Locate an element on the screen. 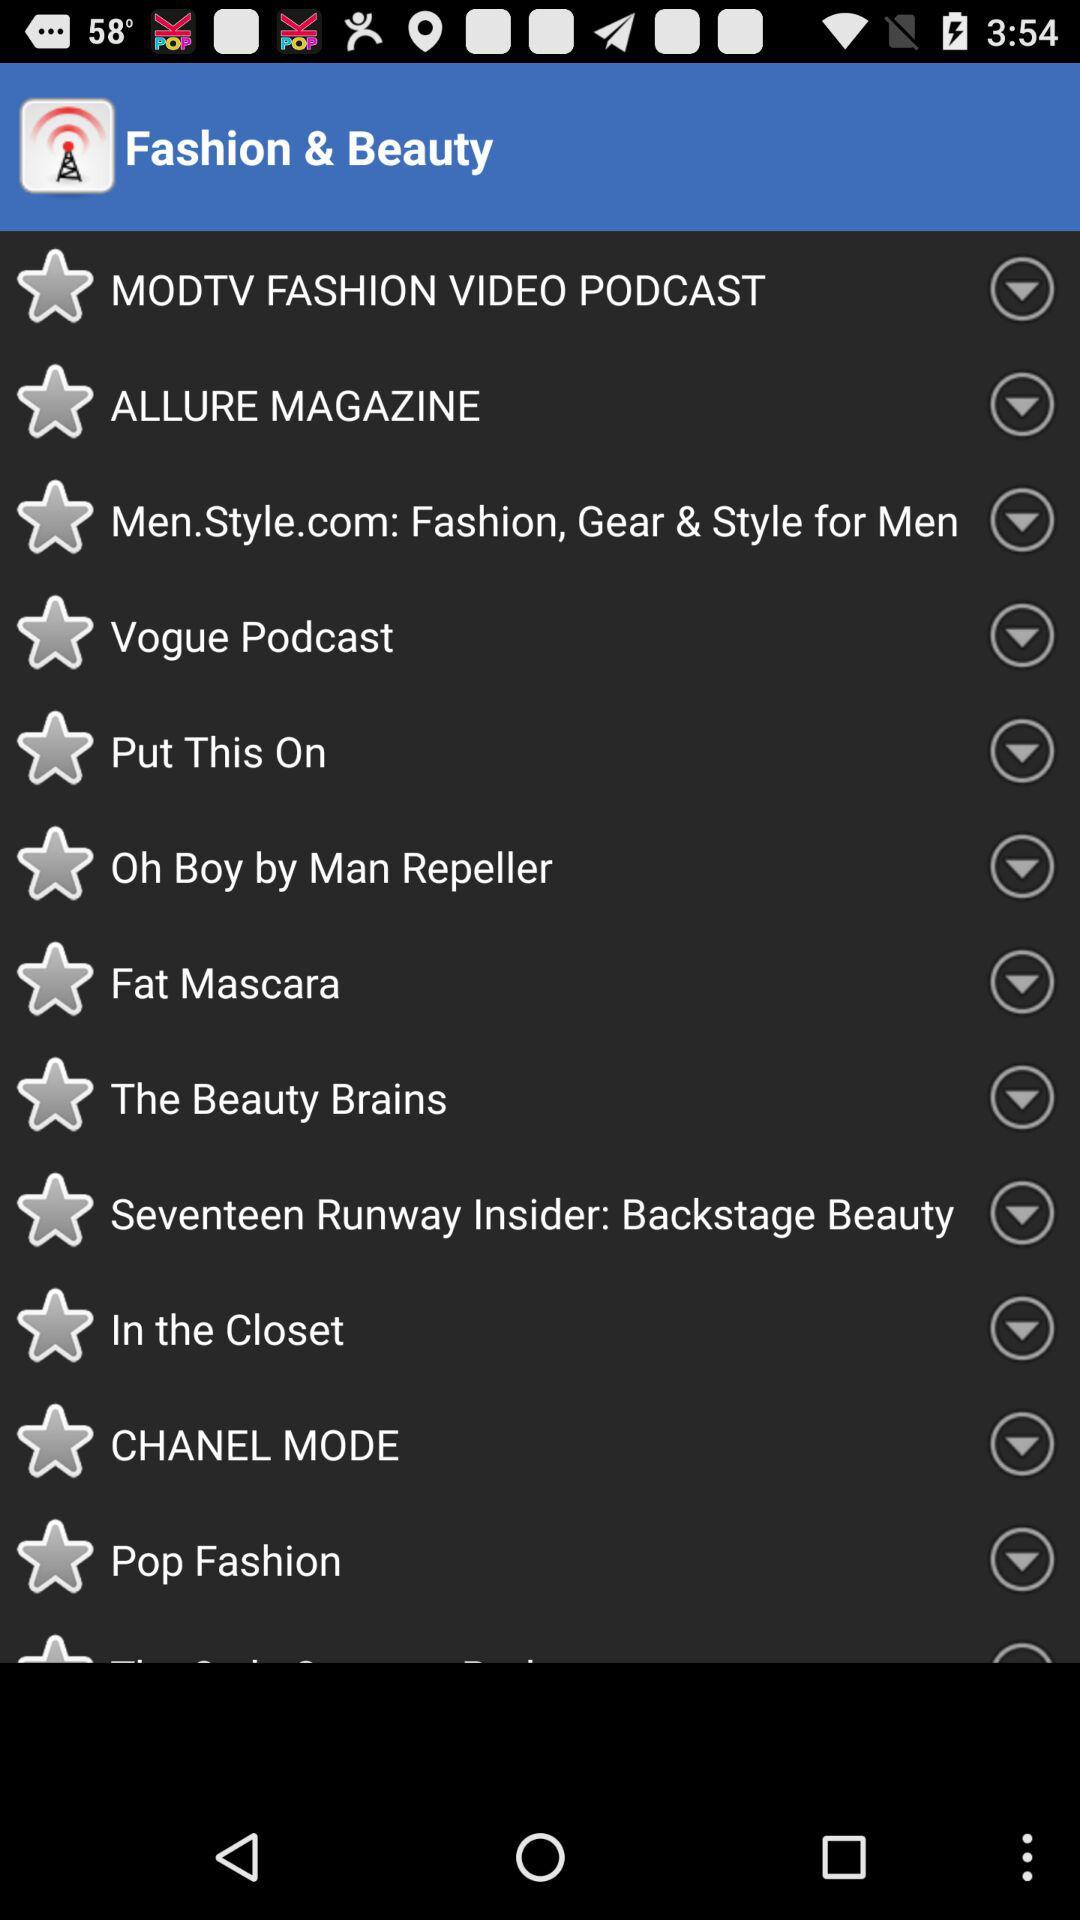 The width and height of the screenshot is (1080, 1920). the vogue podcast app is located at coordinates (536, 634).